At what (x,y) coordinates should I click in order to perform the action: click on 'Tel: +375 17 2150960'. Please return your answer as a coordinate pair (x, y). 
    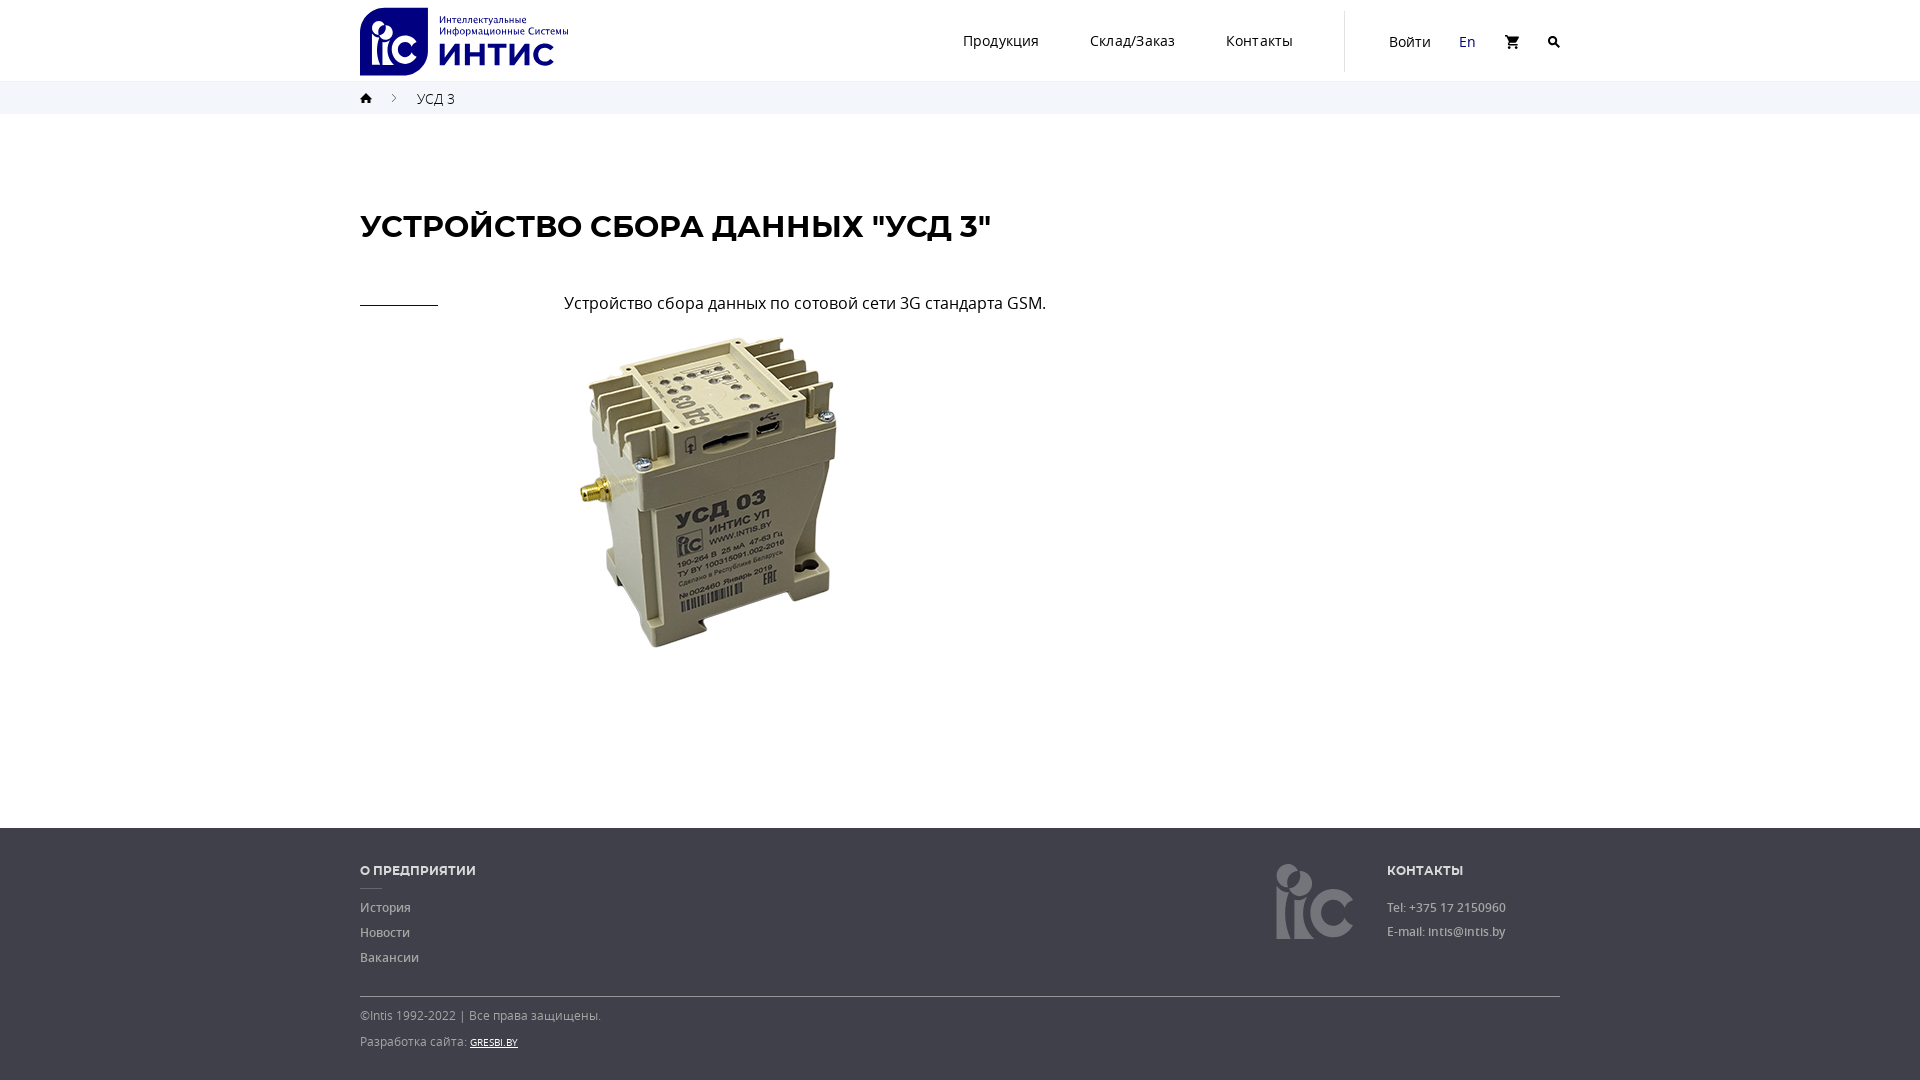
    Looking at the image, I should click on (1446, 907).